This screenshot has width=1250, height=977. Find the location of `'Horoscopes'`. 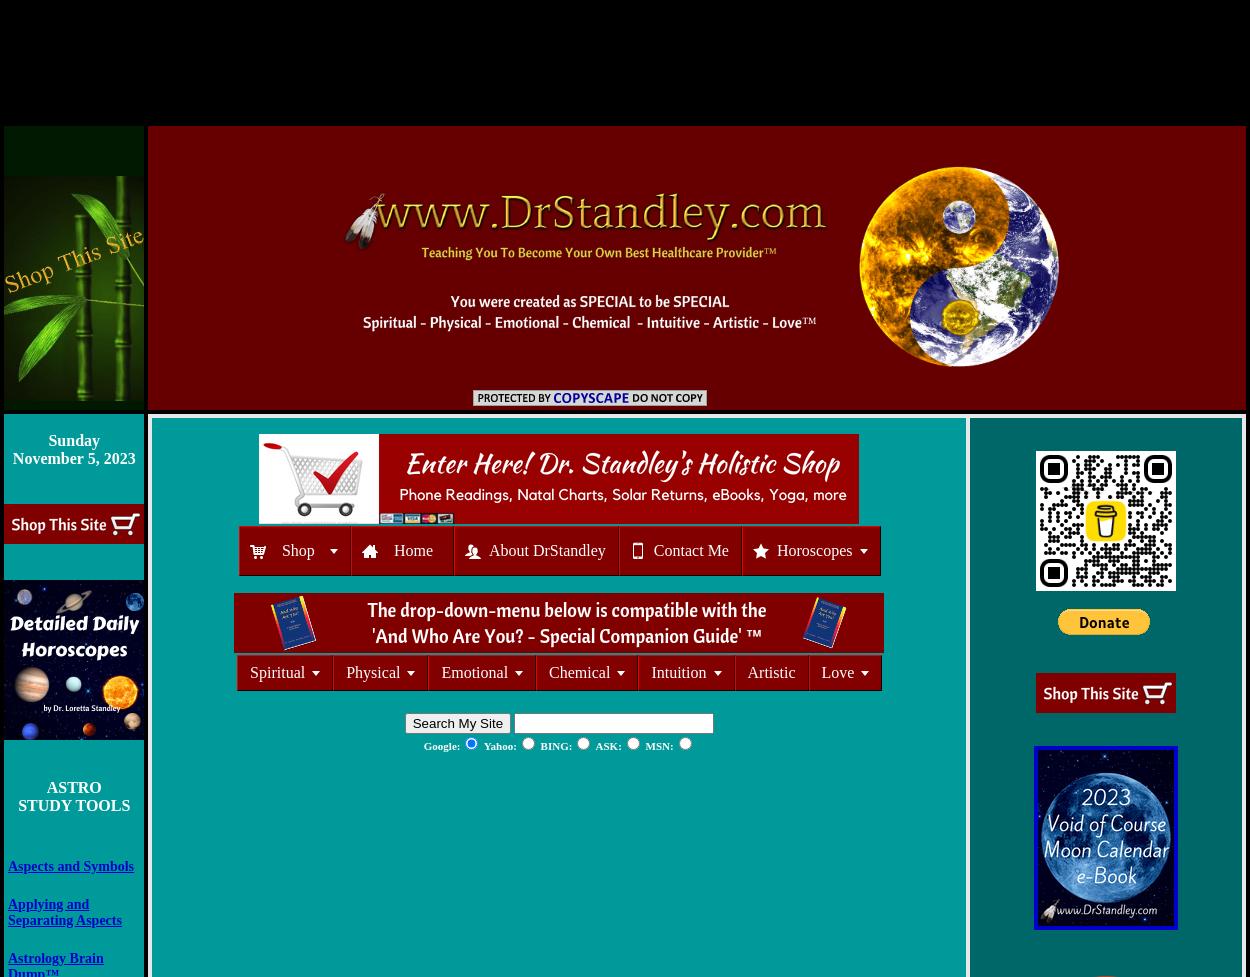

'Horoscopes' is located at coordinates (776, 549).